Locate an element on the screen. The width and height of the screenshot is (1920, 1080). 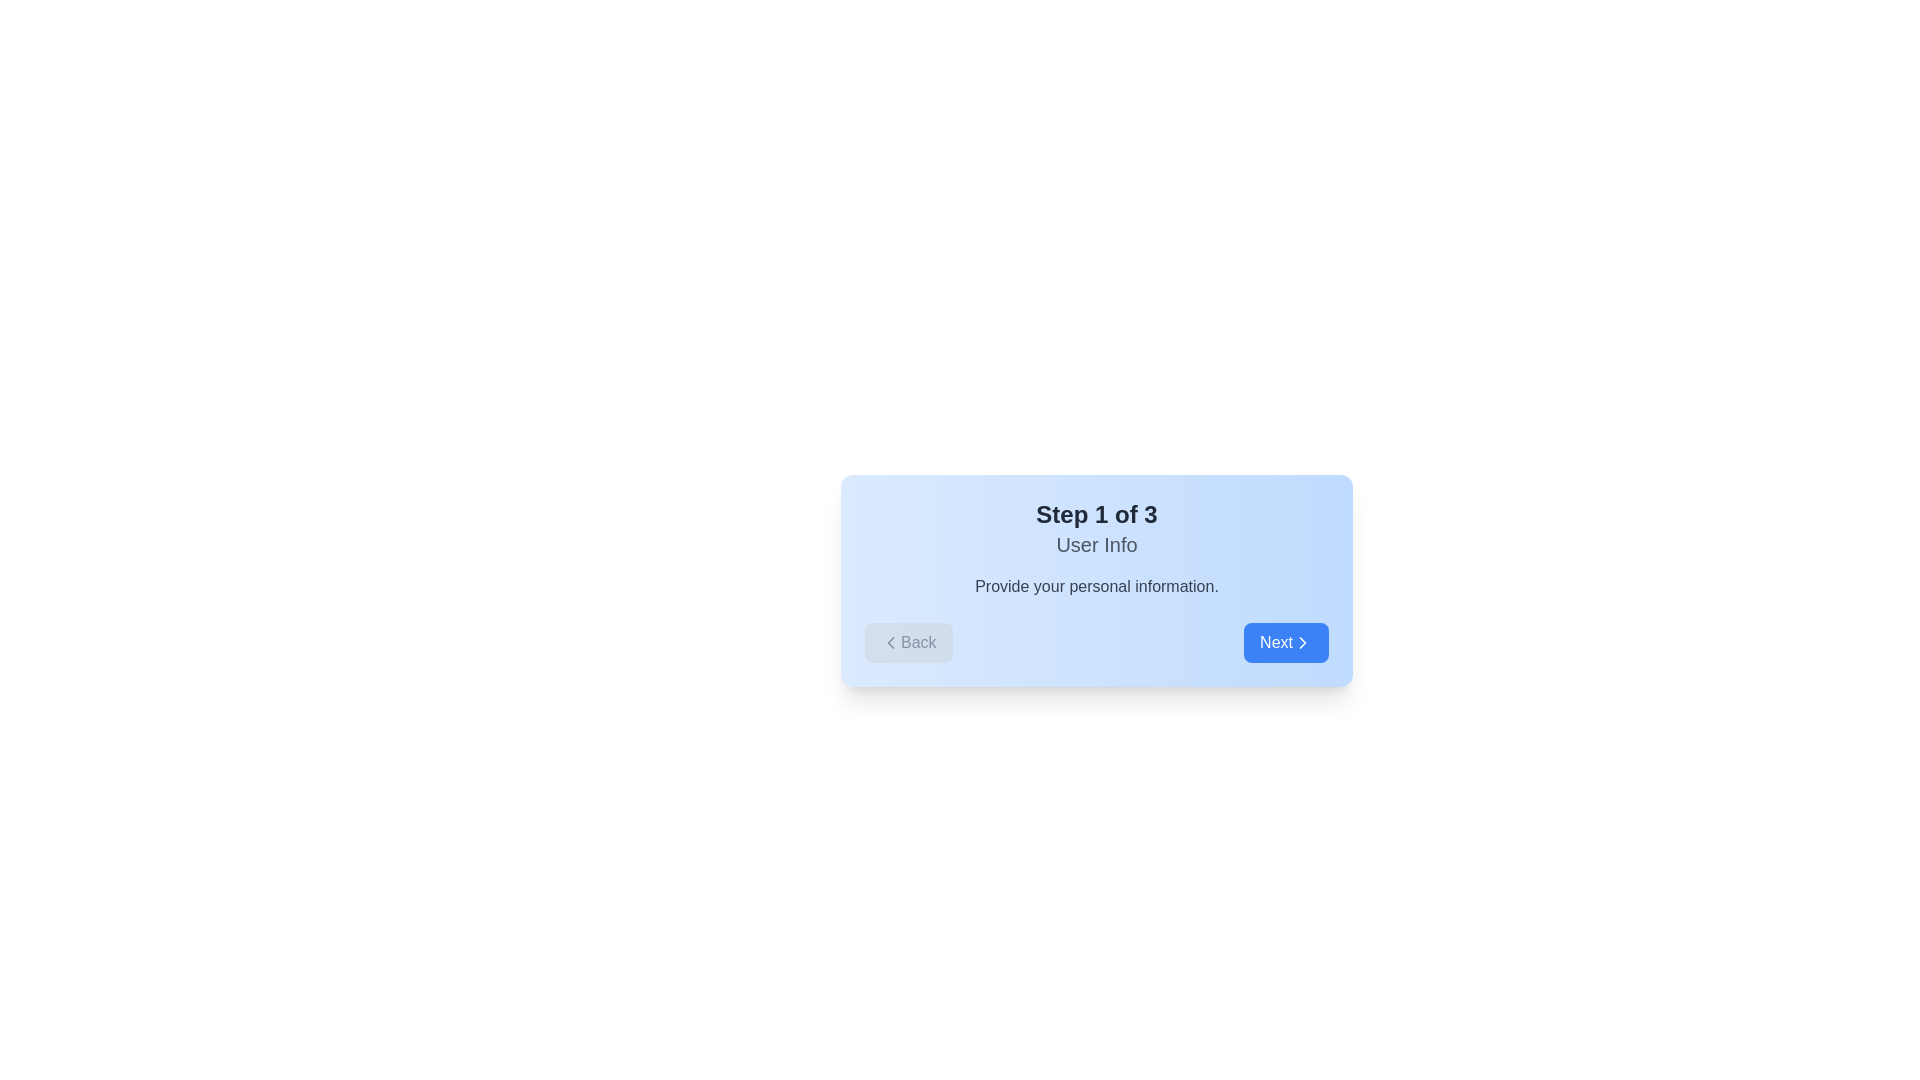
the 'Back' button icon, which serves as a visual indicator for backward navigation is located at coordinates (890, 643).